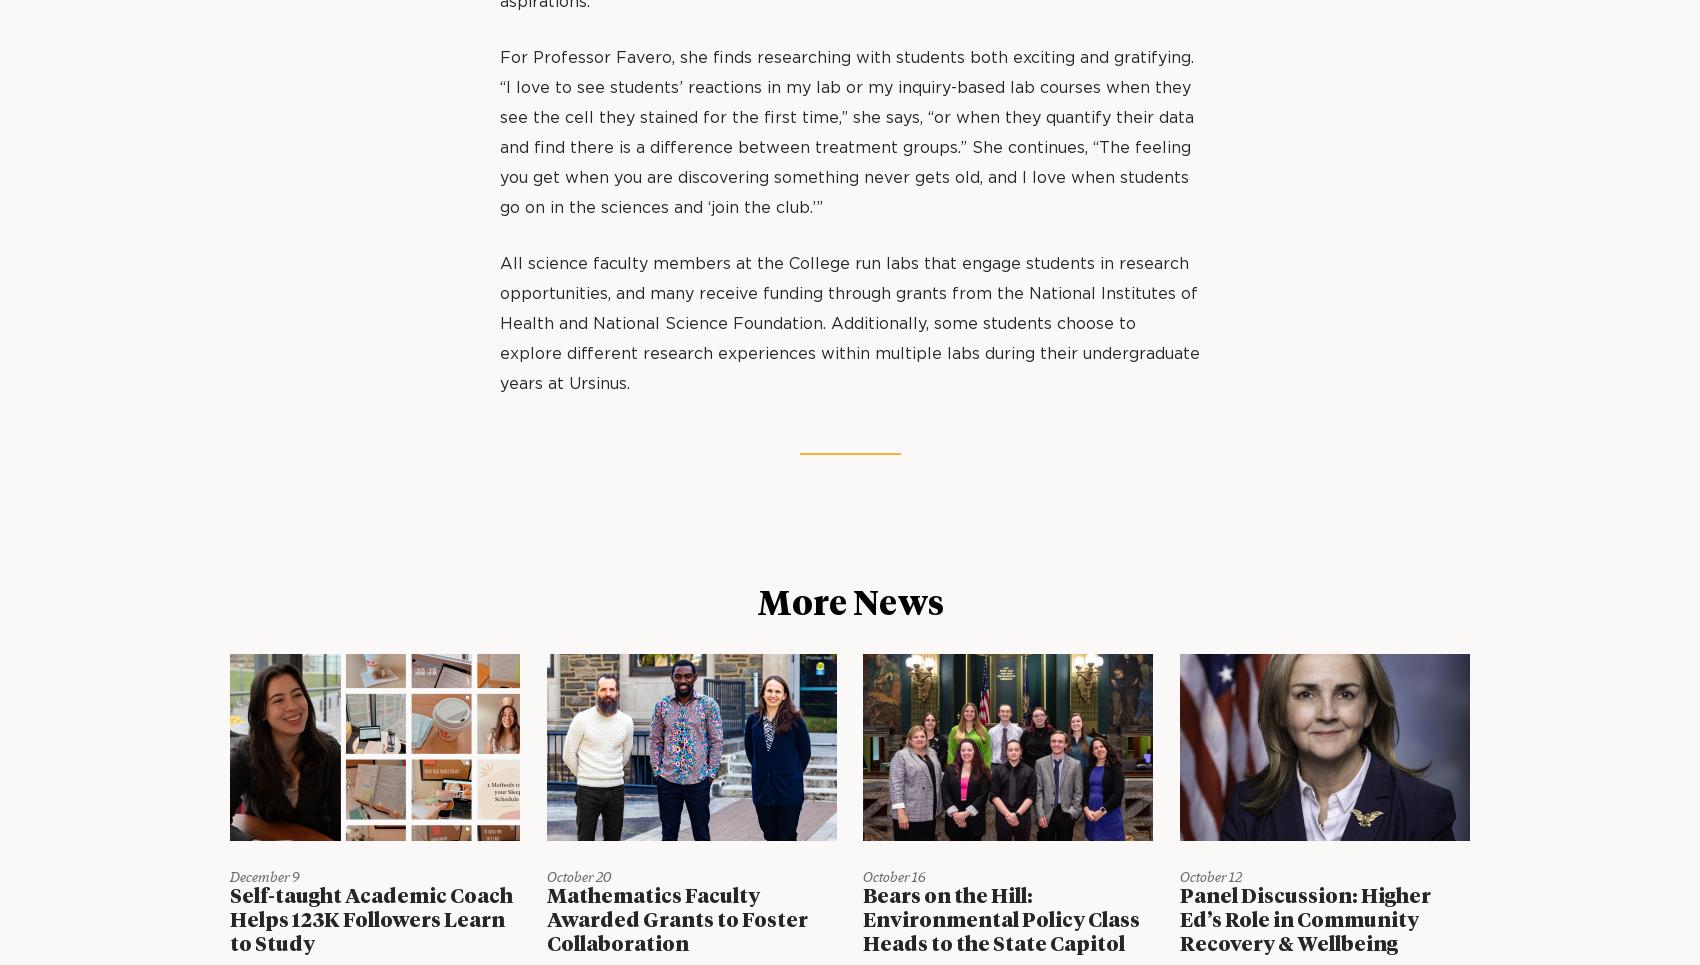 The width and height of the screenshot is (1700, 965). What do you see at coordinates (676, 919) in the screenshot?
I see `'Mathematics Faculty Awarded Grants to Foster Collaboration'` at bounding box center [676, 919].